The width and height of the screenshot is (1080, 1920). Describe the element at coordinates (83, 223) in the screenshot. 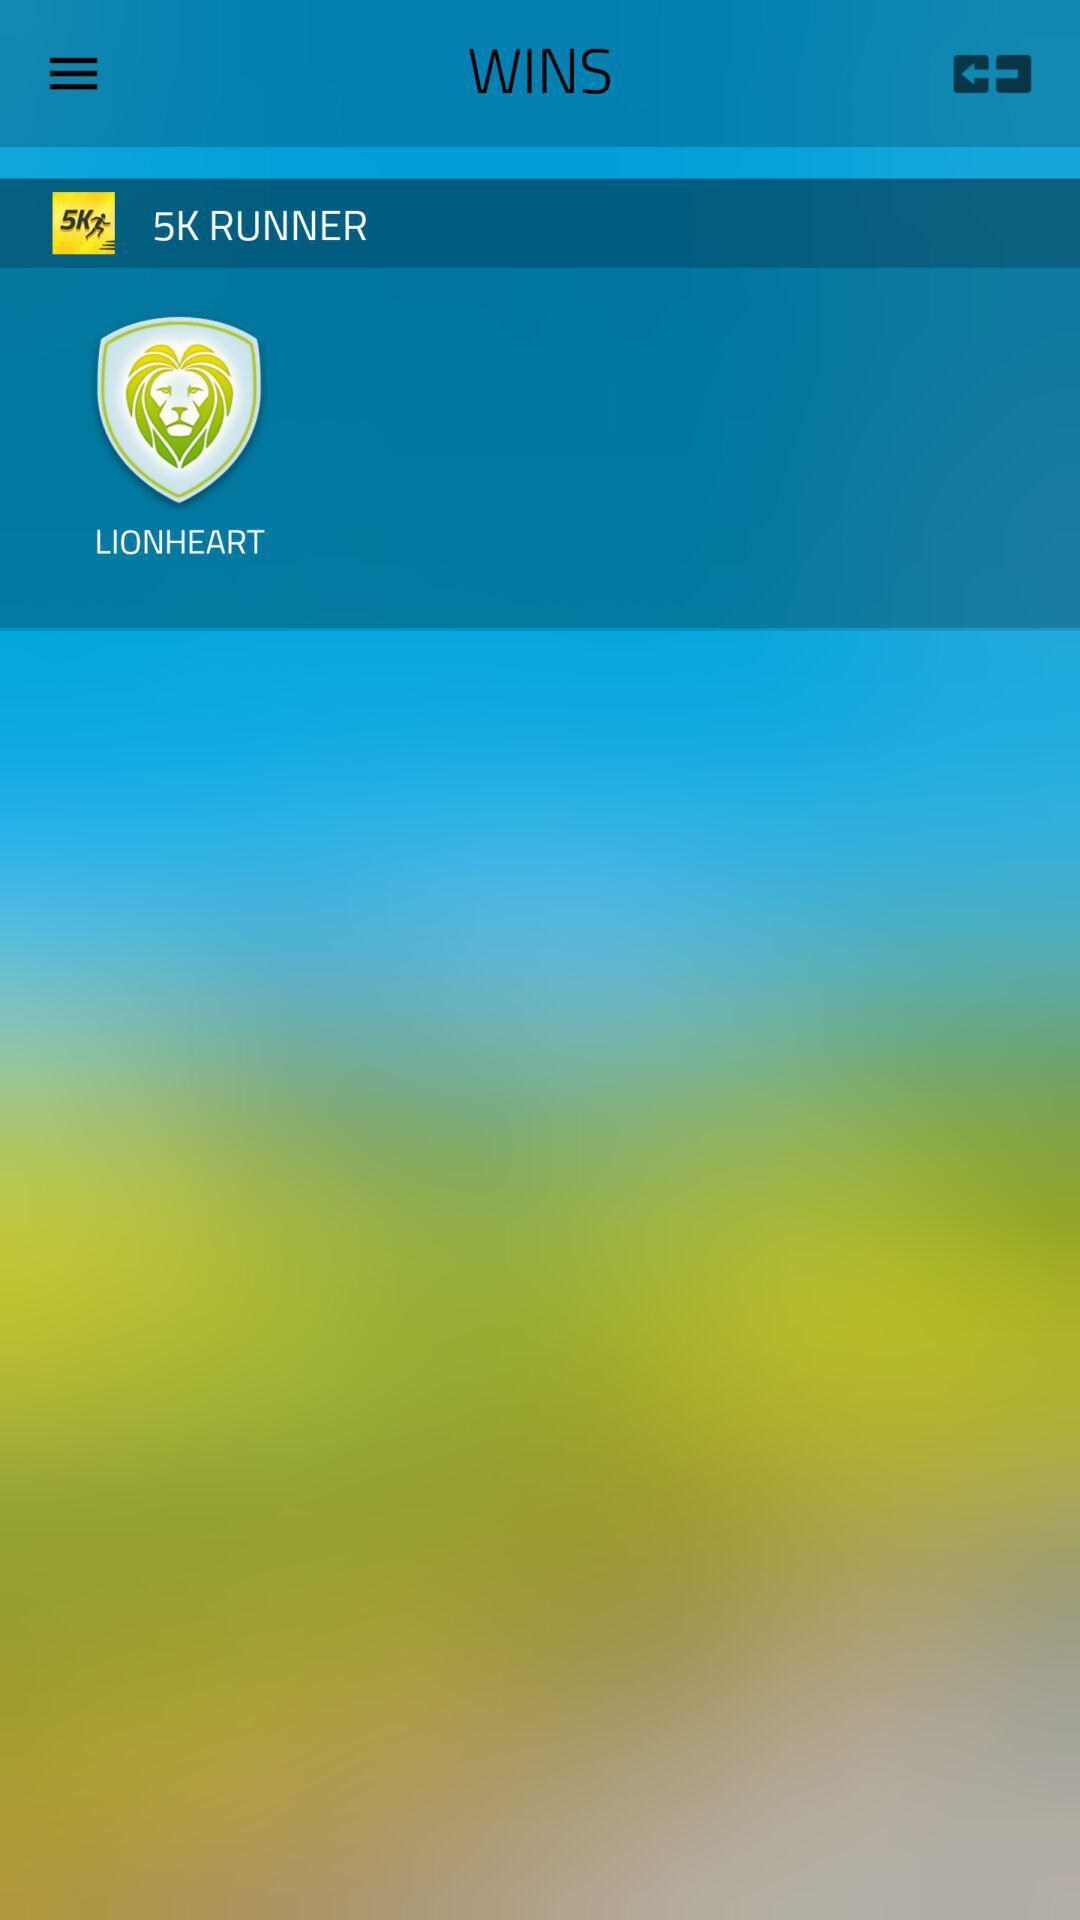

I see `item next to 5k runner icon` at that location.